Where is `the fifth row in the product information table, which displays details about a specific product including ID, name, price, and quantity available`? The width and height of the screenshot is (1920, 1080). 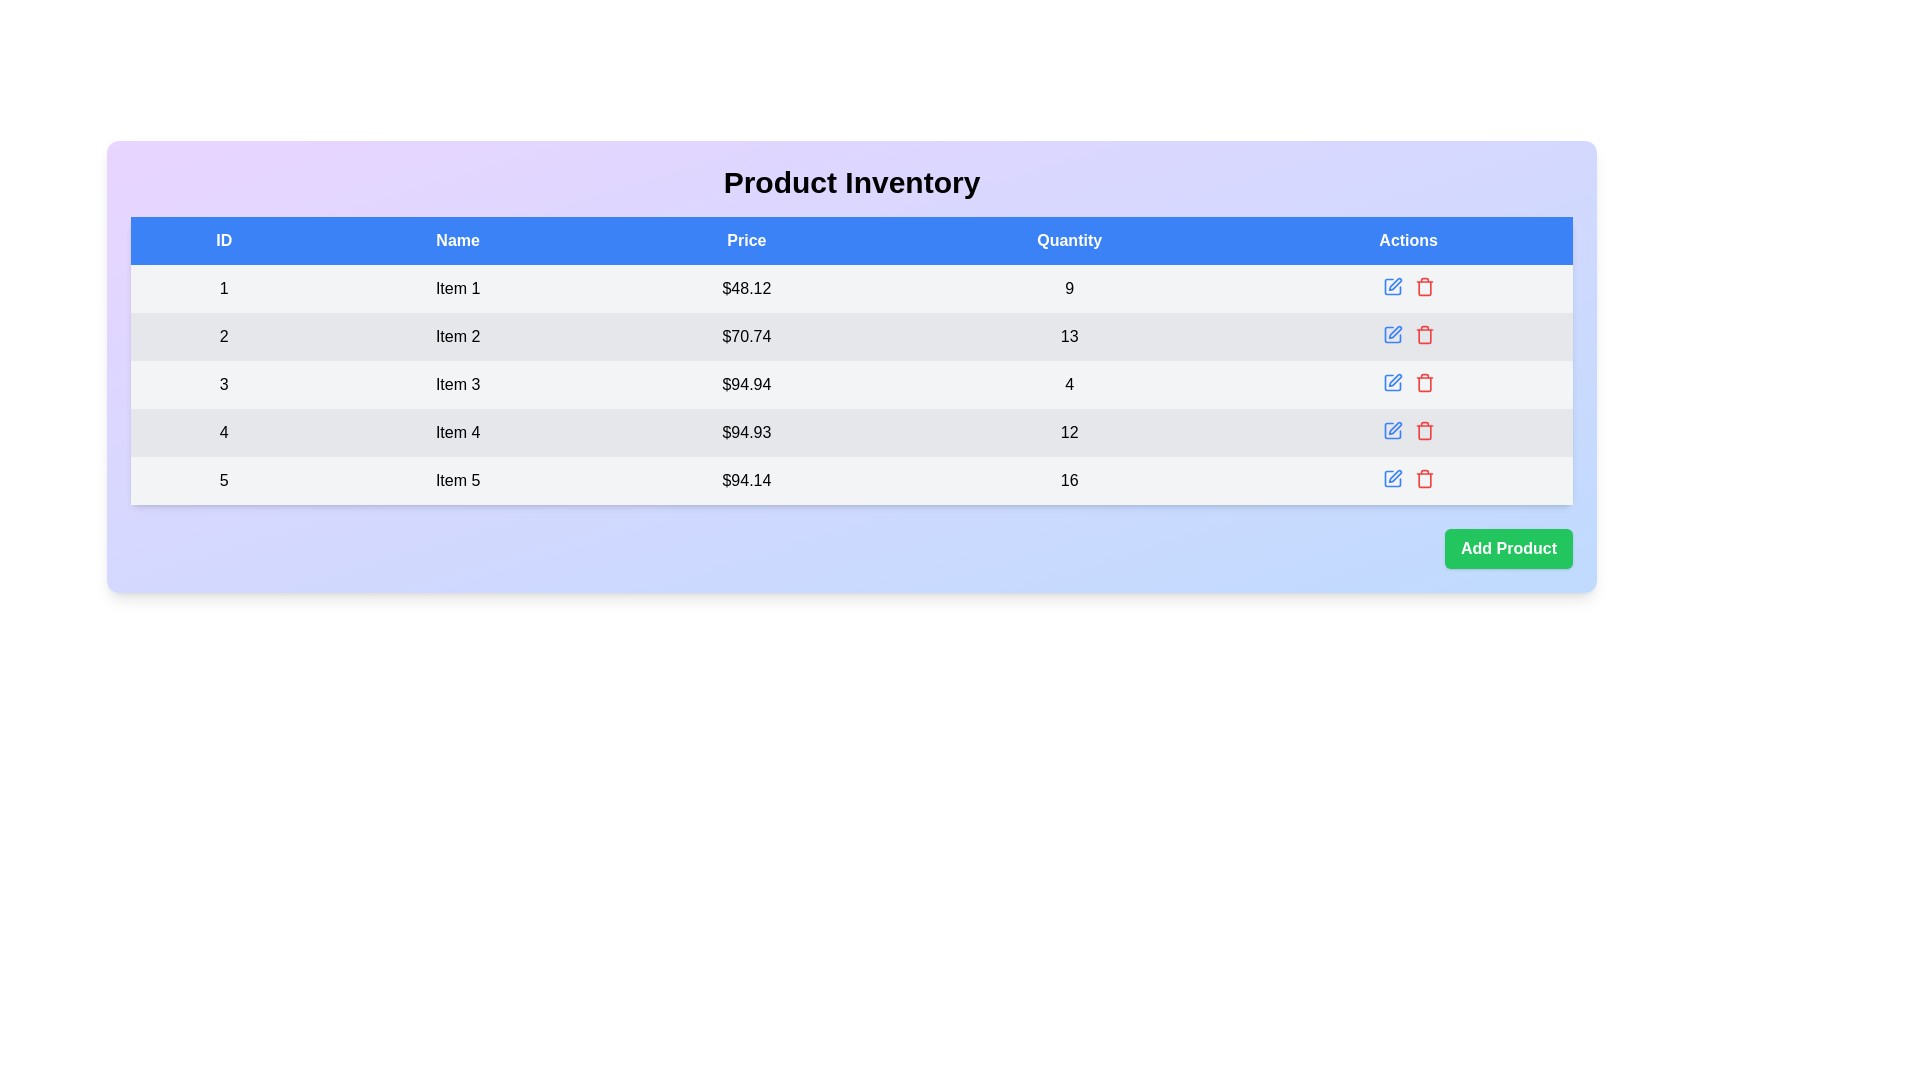
the fifth row in the product information table, which displays details about a specific product including ID, name, price, and quantity available is located at coordinates (851, 481).